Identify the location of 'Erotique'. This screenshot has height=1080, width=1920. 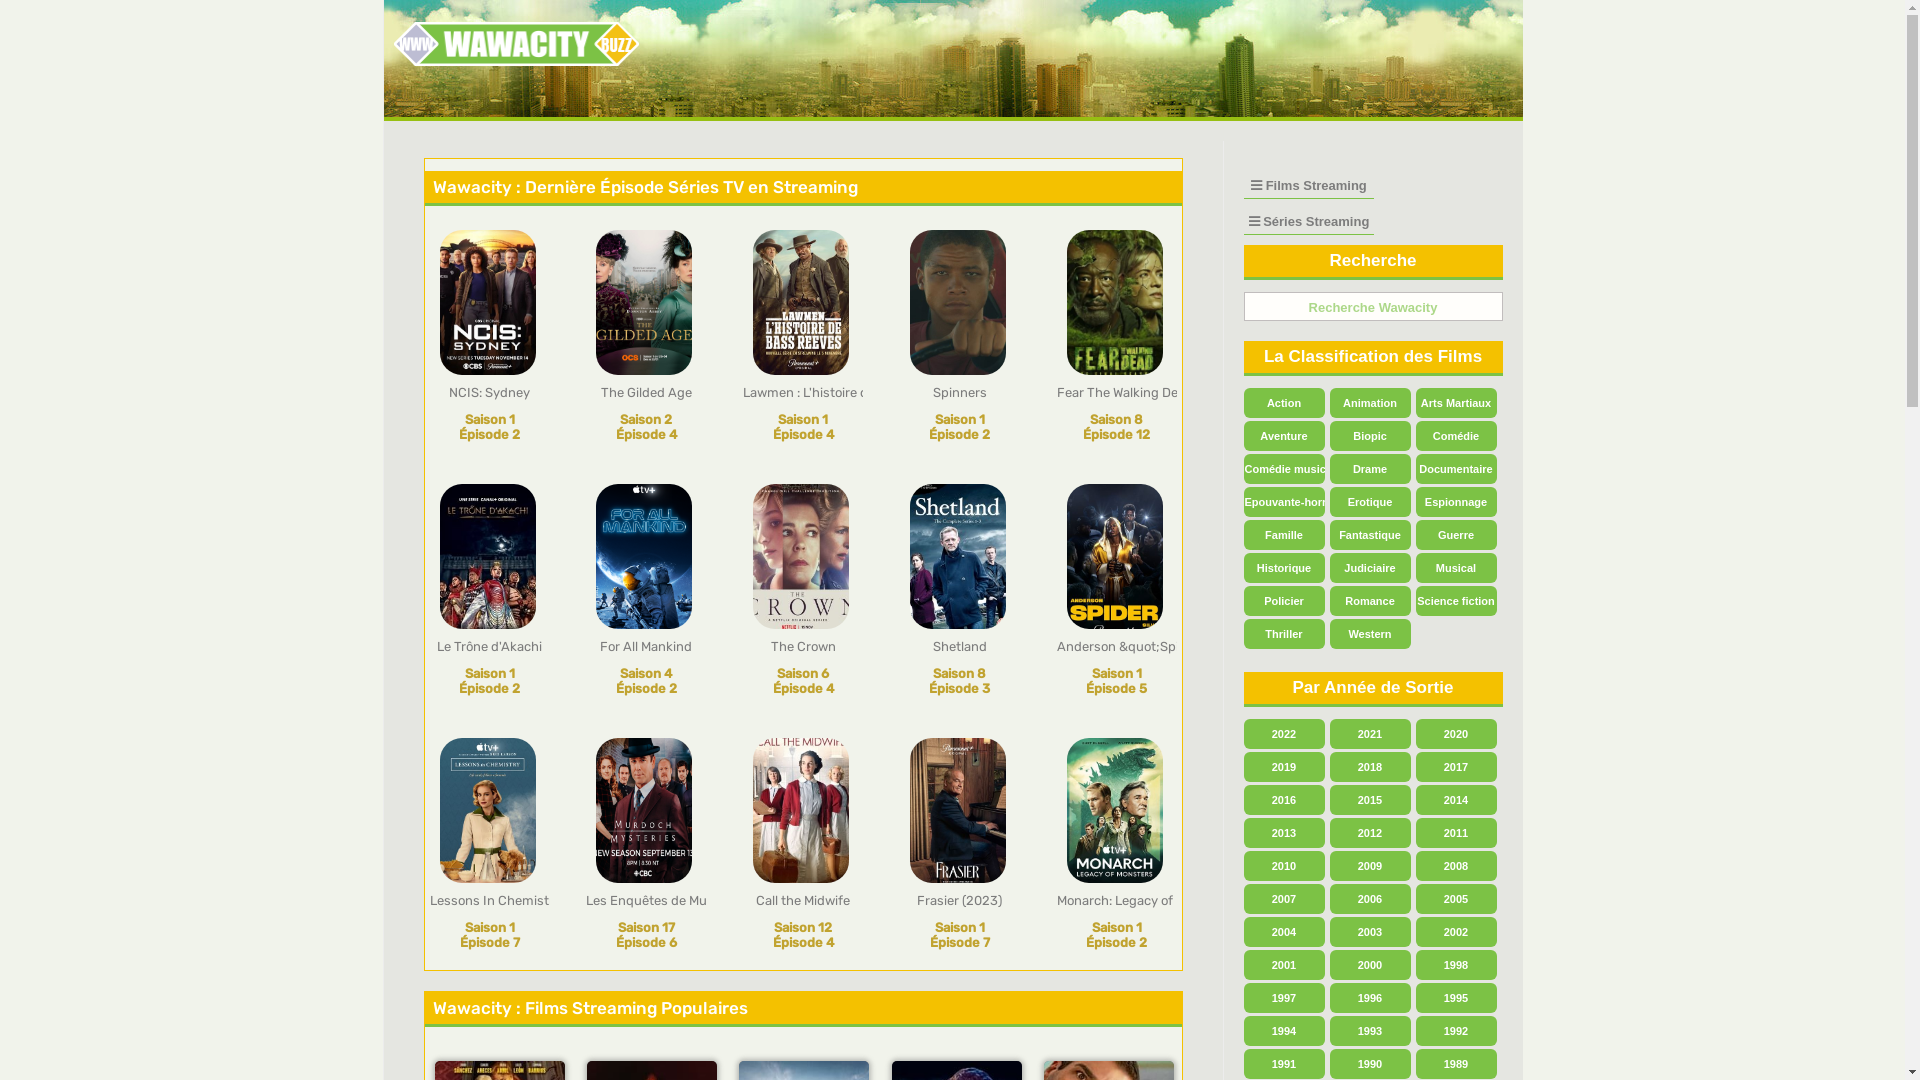
(1369, 500).